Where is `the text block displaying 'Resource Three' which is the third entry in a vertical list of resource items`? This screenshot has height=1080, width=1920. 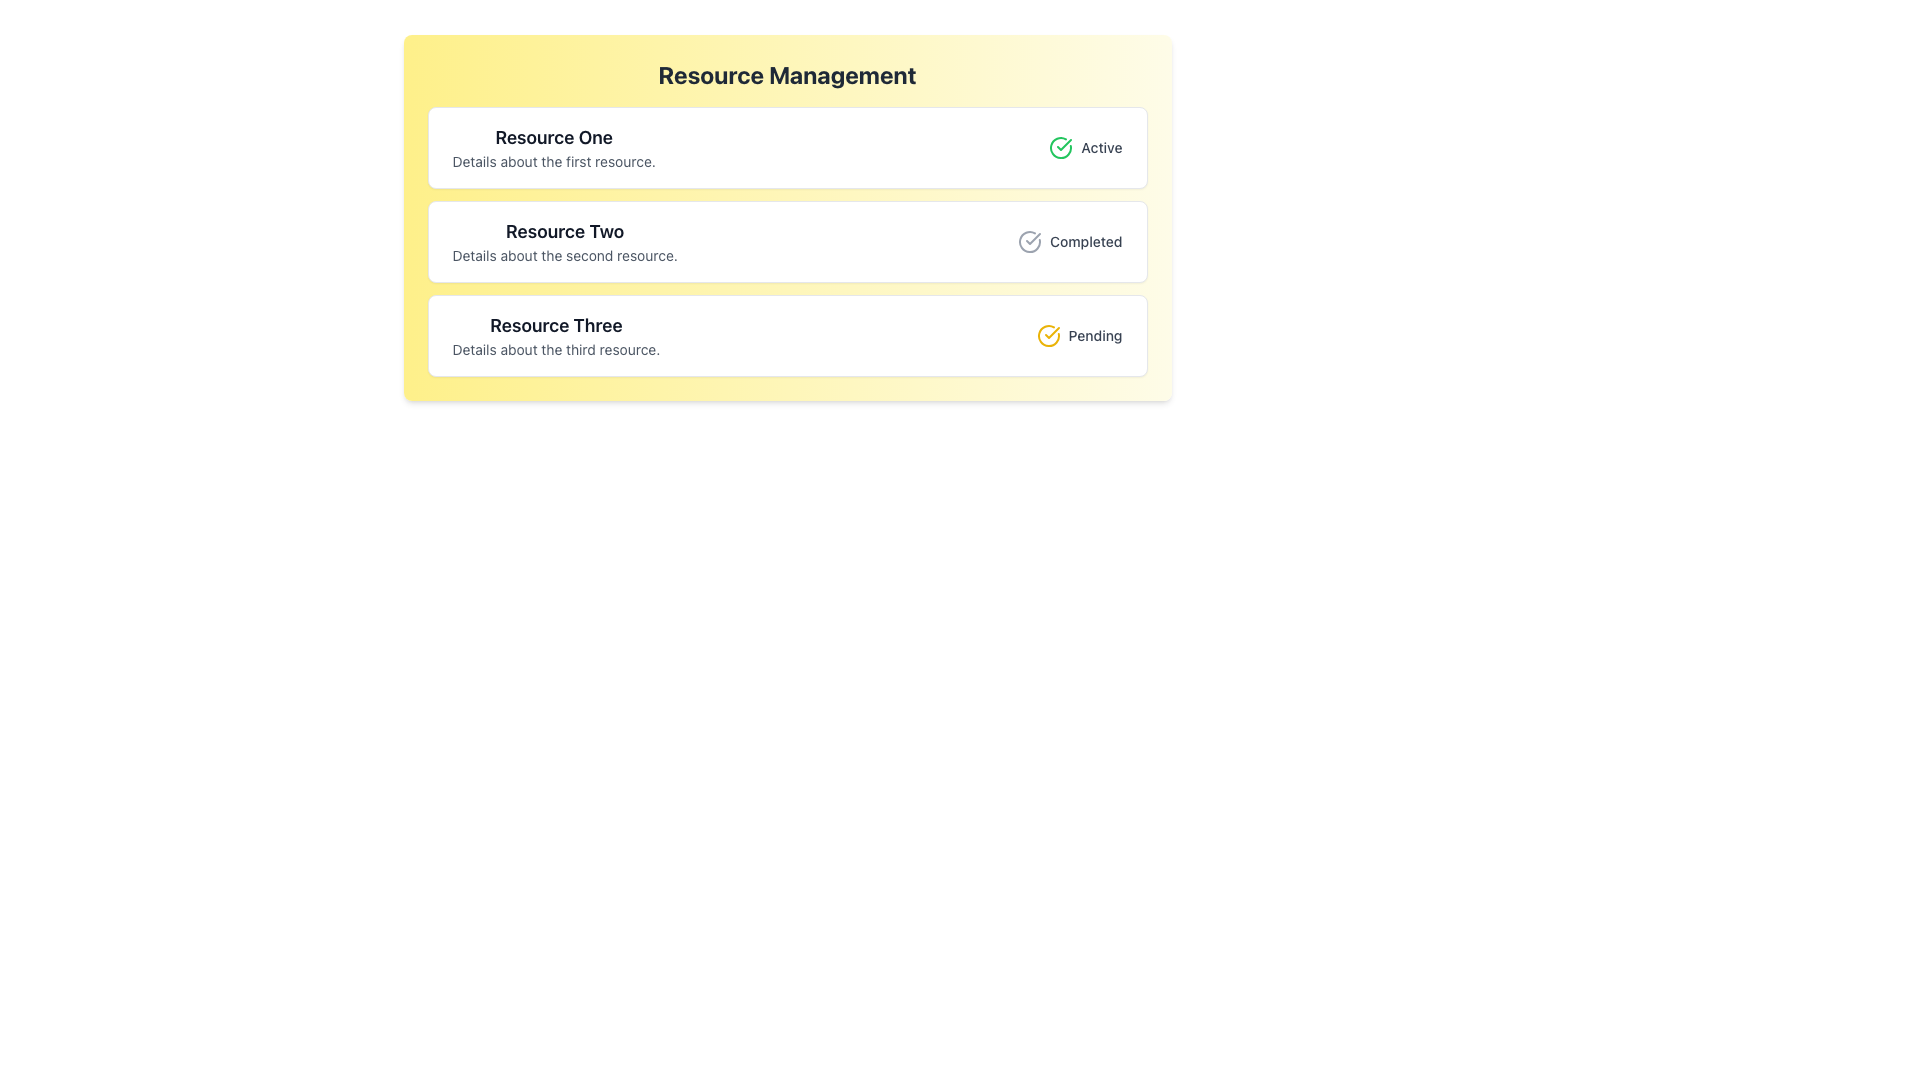
the text block displaying 'Resource Three' which is the third entry in a vertical list of resource items is located at coordinates (556, 334).